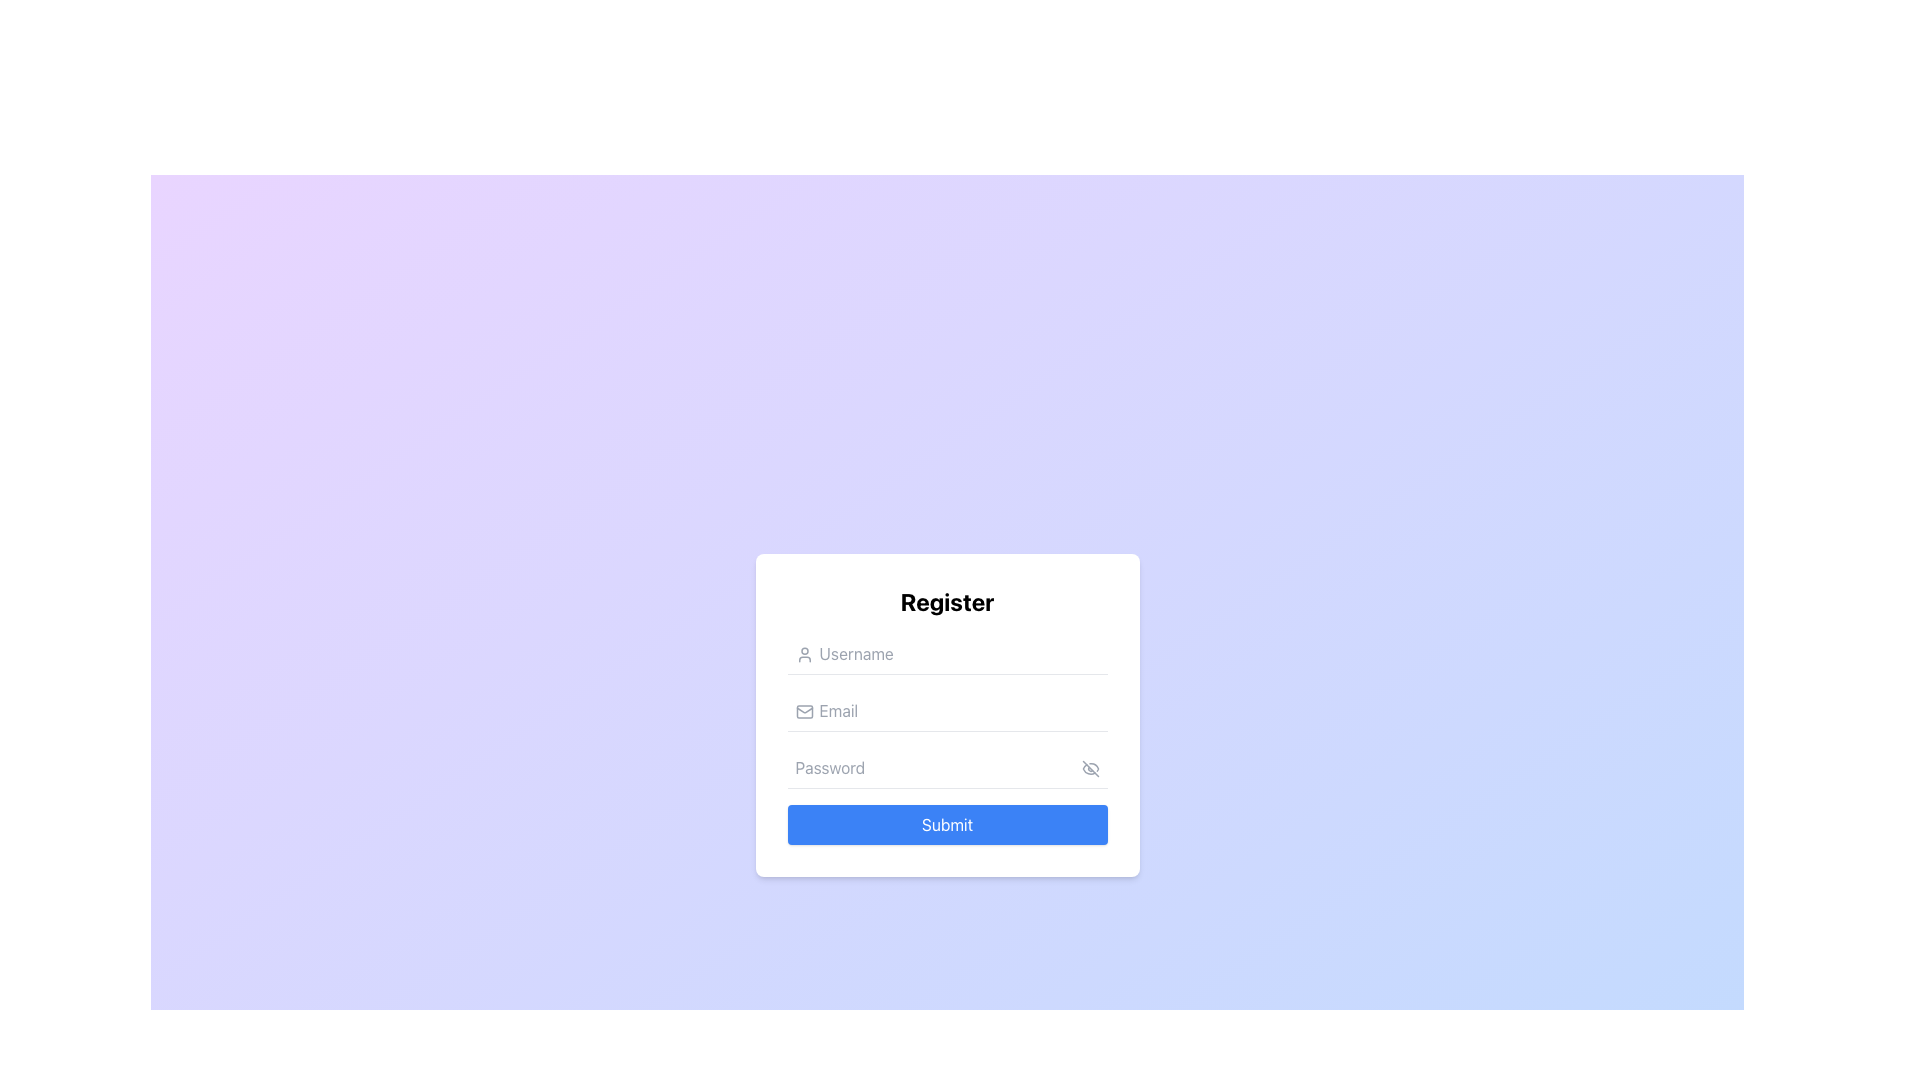  What do you see at coordinates (804, 710) in the screenshot?
I see `the envelope icon located to the left of the 'Email' input field within the registration form for information` at bounding box center [804, 710].